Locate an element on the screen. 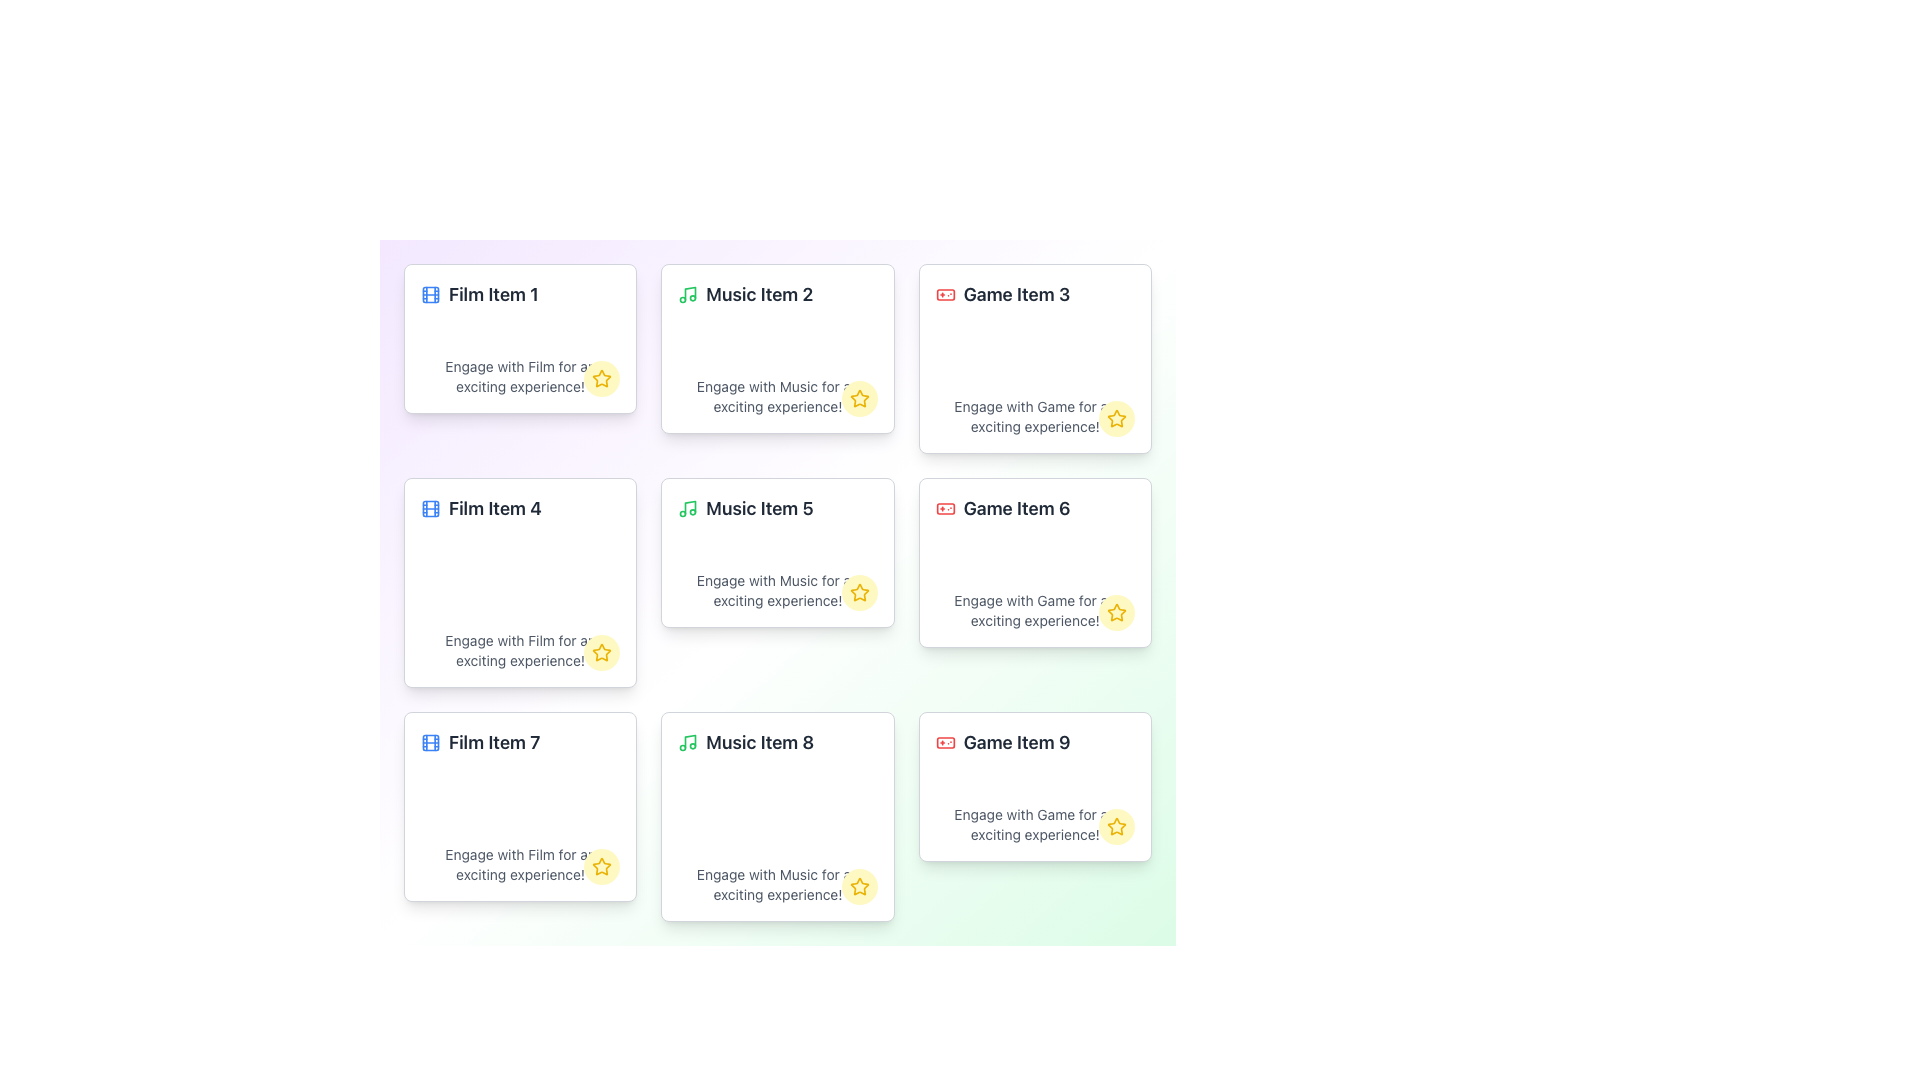 This screenshot has height=1080, width=1920. the text label displaying 'Engage with Film for an exciting experience!' located in the card labeled 'Film Item 4' in the grid layout is located at coordinates (520, 651).